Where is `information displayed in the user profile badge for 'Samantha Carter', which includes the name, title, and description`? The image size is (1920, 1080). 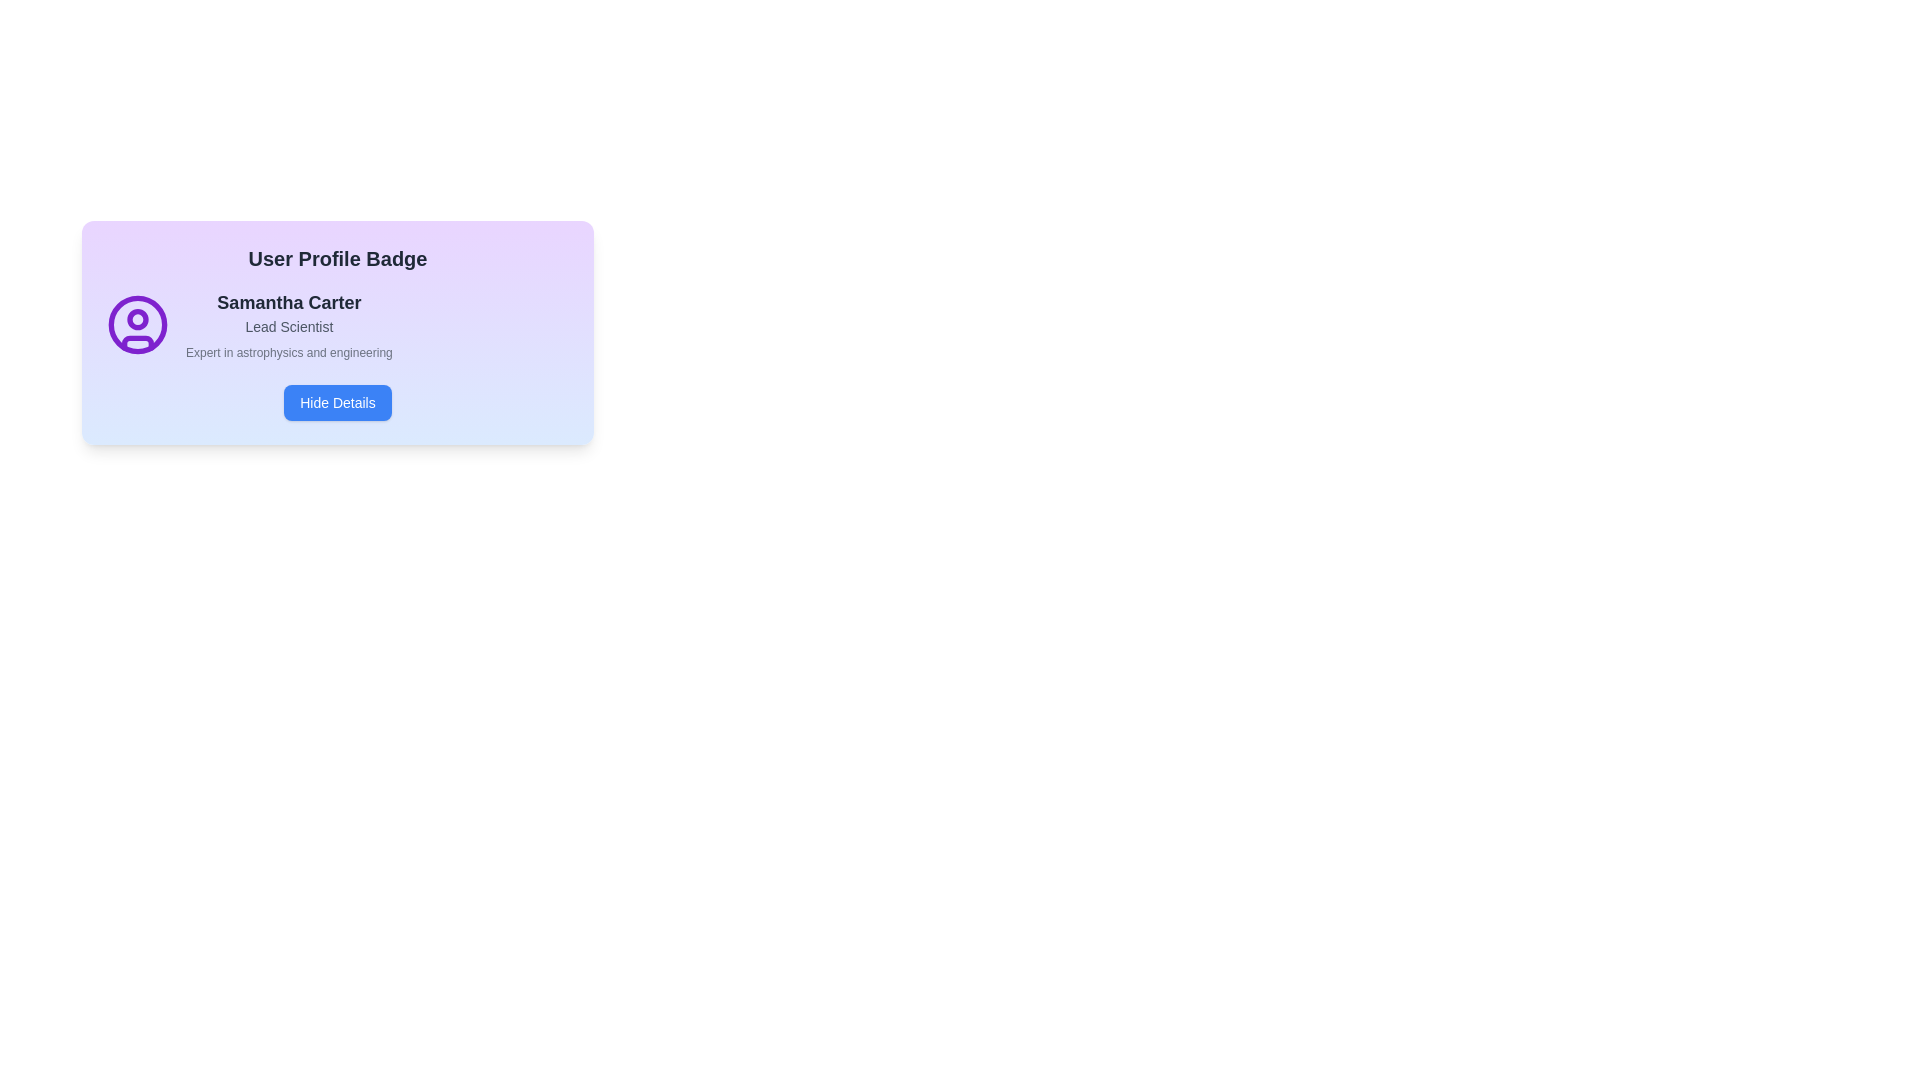
information displayed in the user profile badge for 'Samantha Carter', which includes the name, title, and description is located at coordinates (337, 323).